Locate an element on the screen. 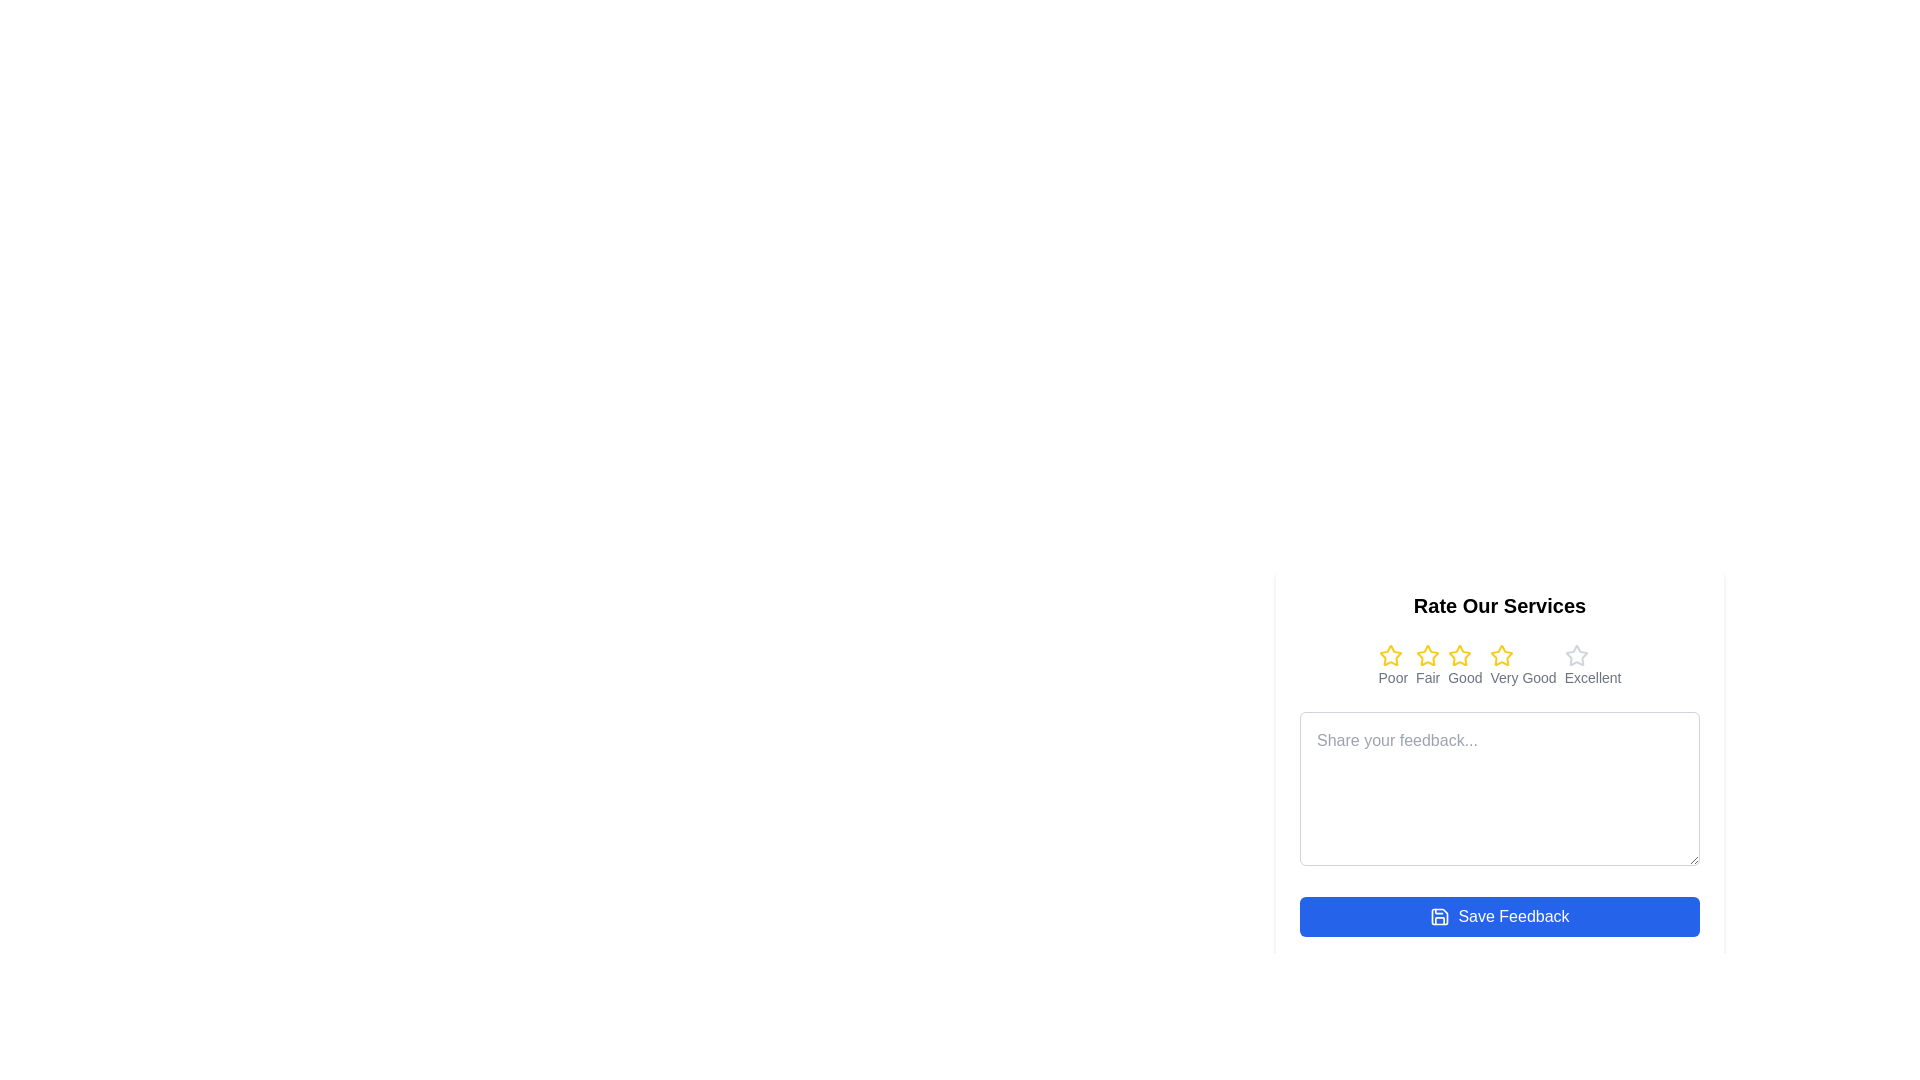 This screenshot has width=1920, height=1080. the graphical save icon component within the SVG element, which visually represents the save function and is part of the save button located below the feedback text box is located at coordinates (1440, 917).